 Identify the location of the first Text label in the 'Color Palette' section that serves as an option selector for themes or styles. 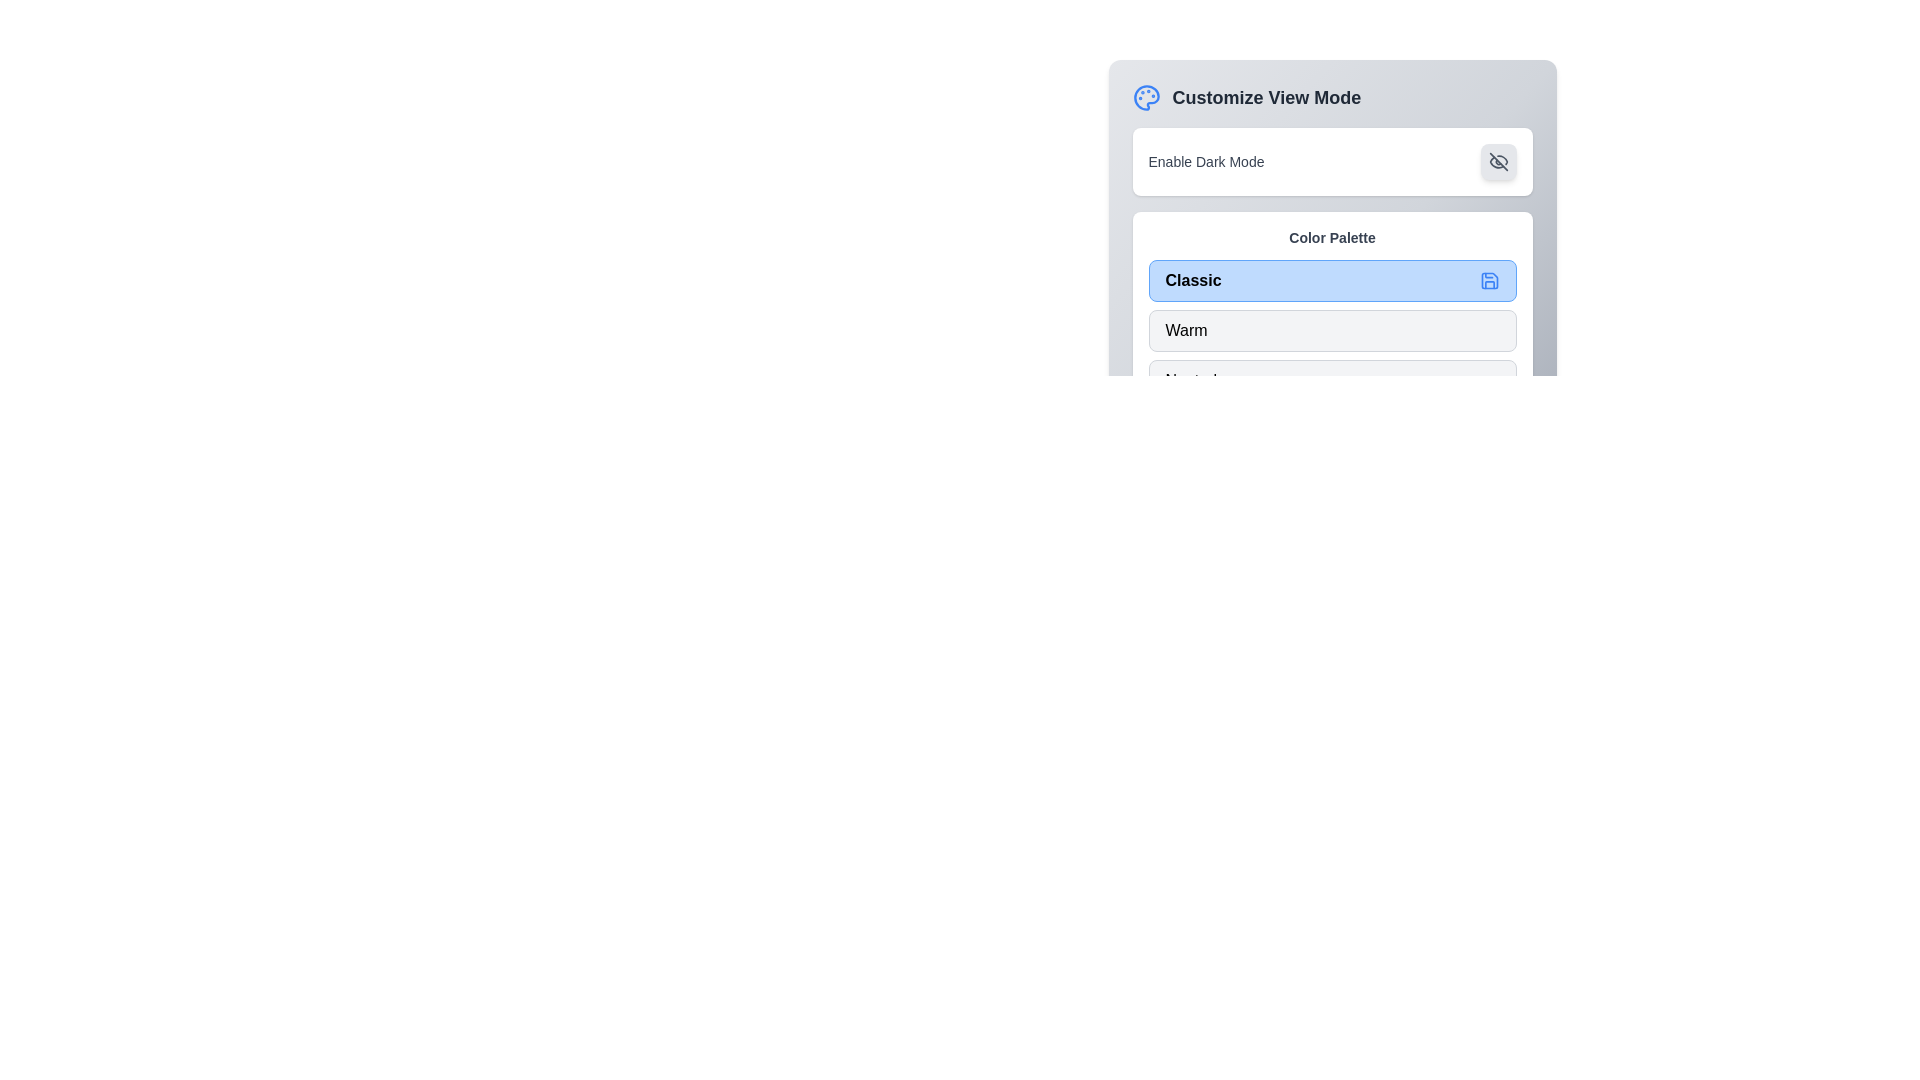
(1193, 281).